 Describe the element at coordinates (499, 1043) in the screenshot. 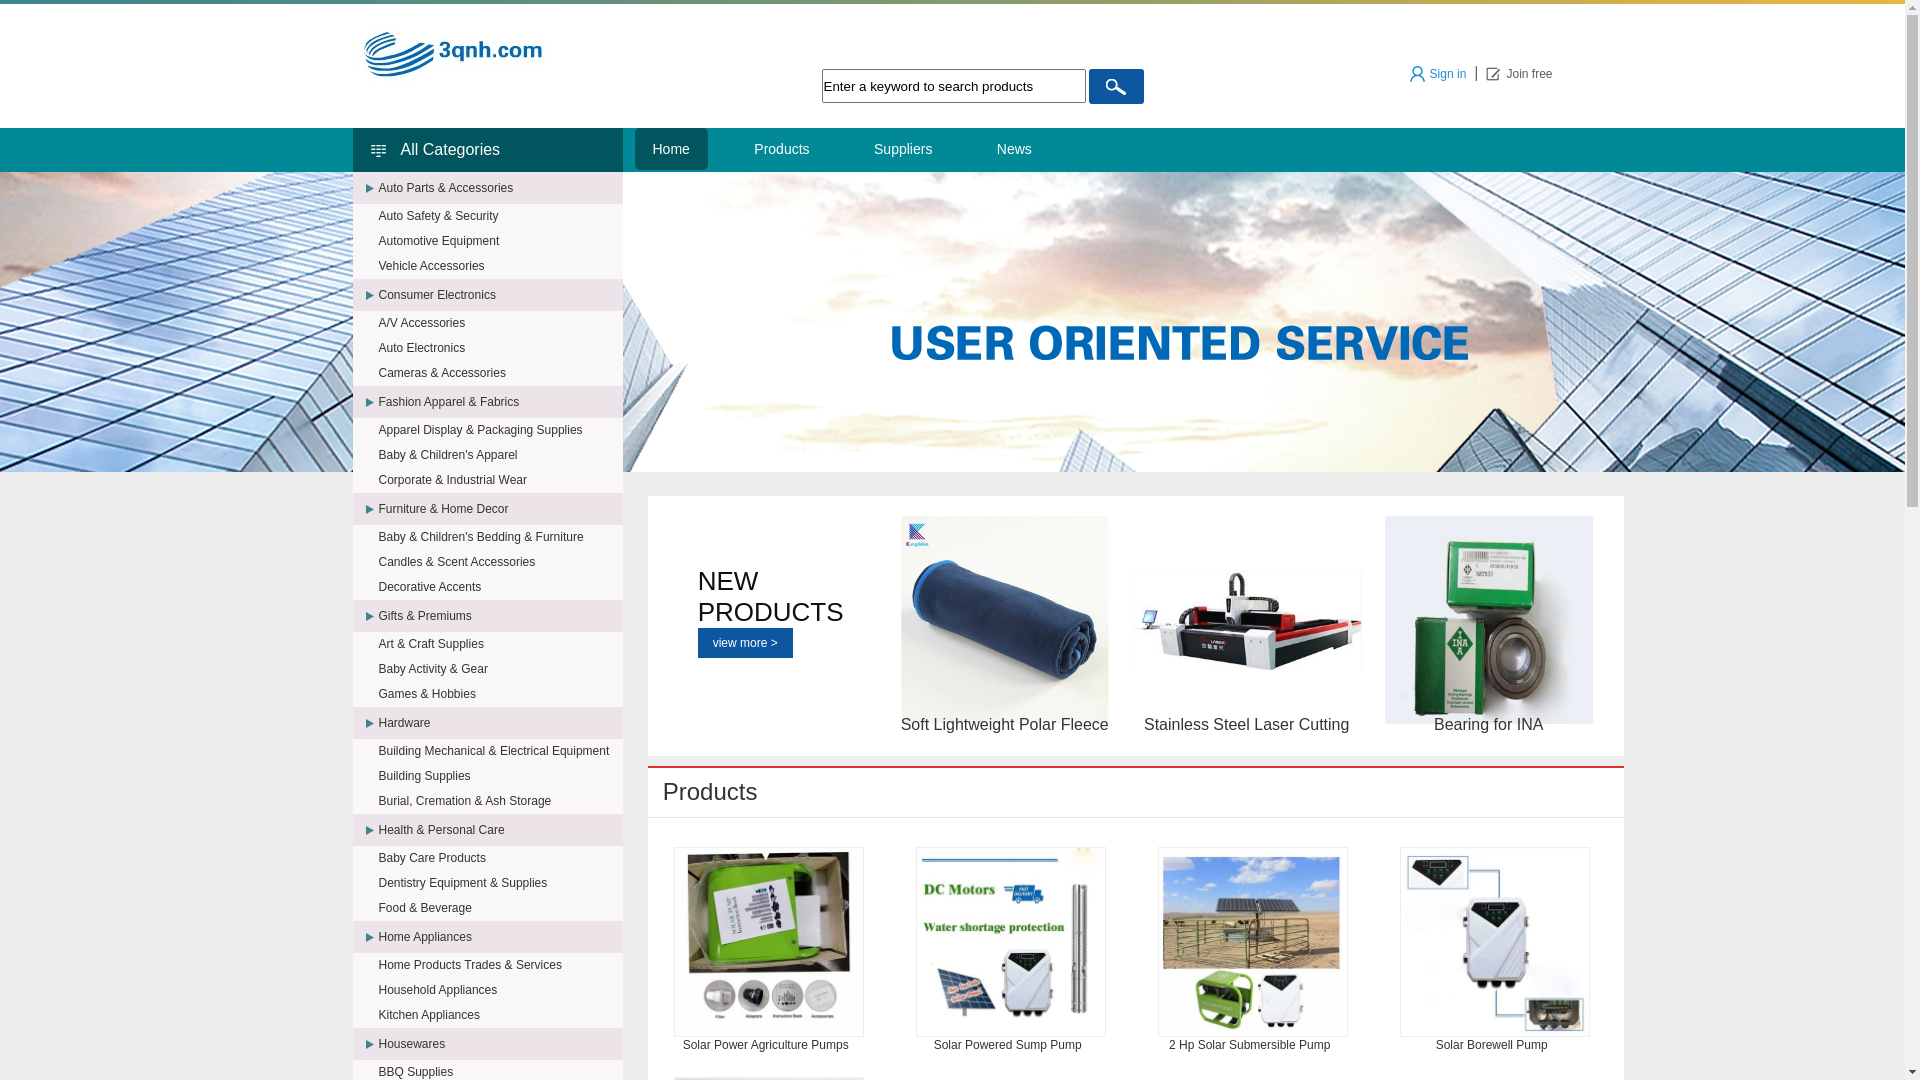

I see `'Housewares'` at that location.